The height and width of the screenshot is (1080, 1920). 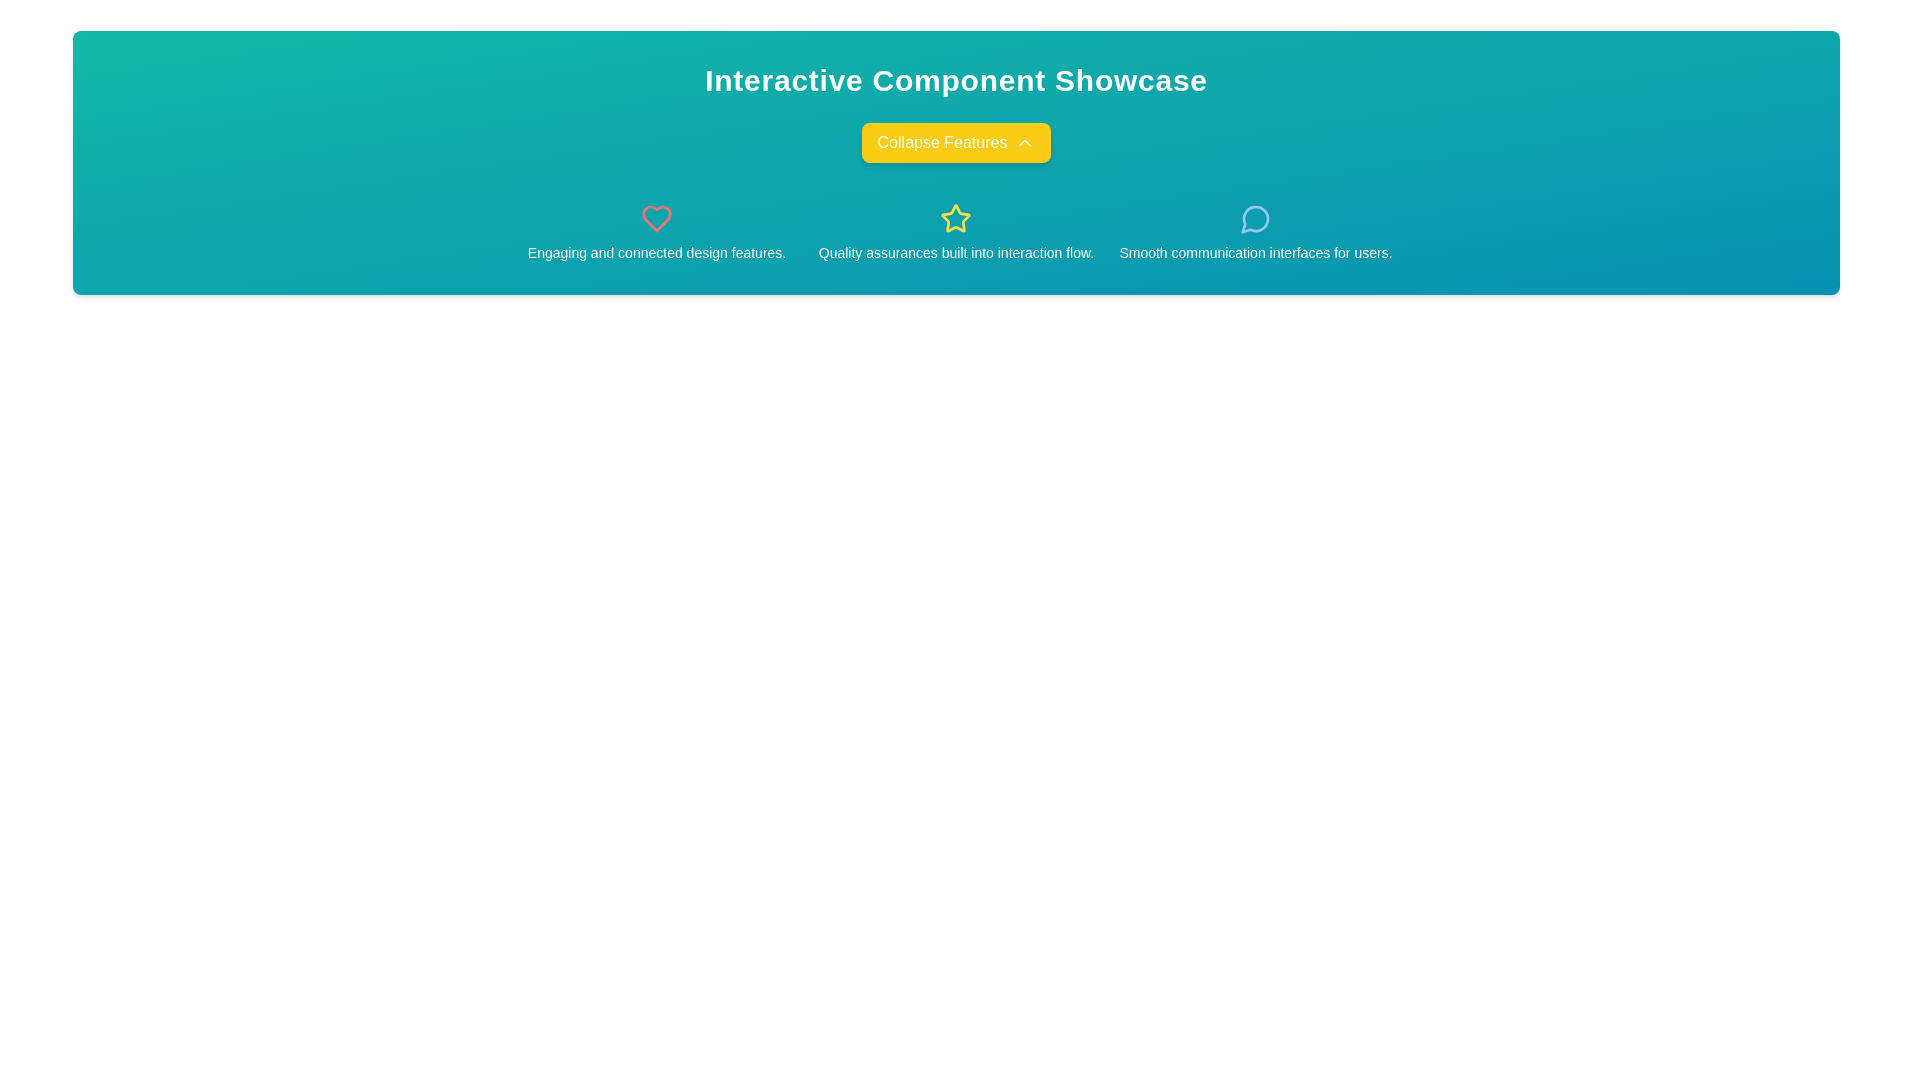 What do you see at coordinates (1025, 141) in the screenshot?
I see `the visual state of the arrow icon located to the right of the 'Collapse Features' label within a yellow button, which indicates the collapsing or expanding state of a section` at bounding box center [1025, 141].